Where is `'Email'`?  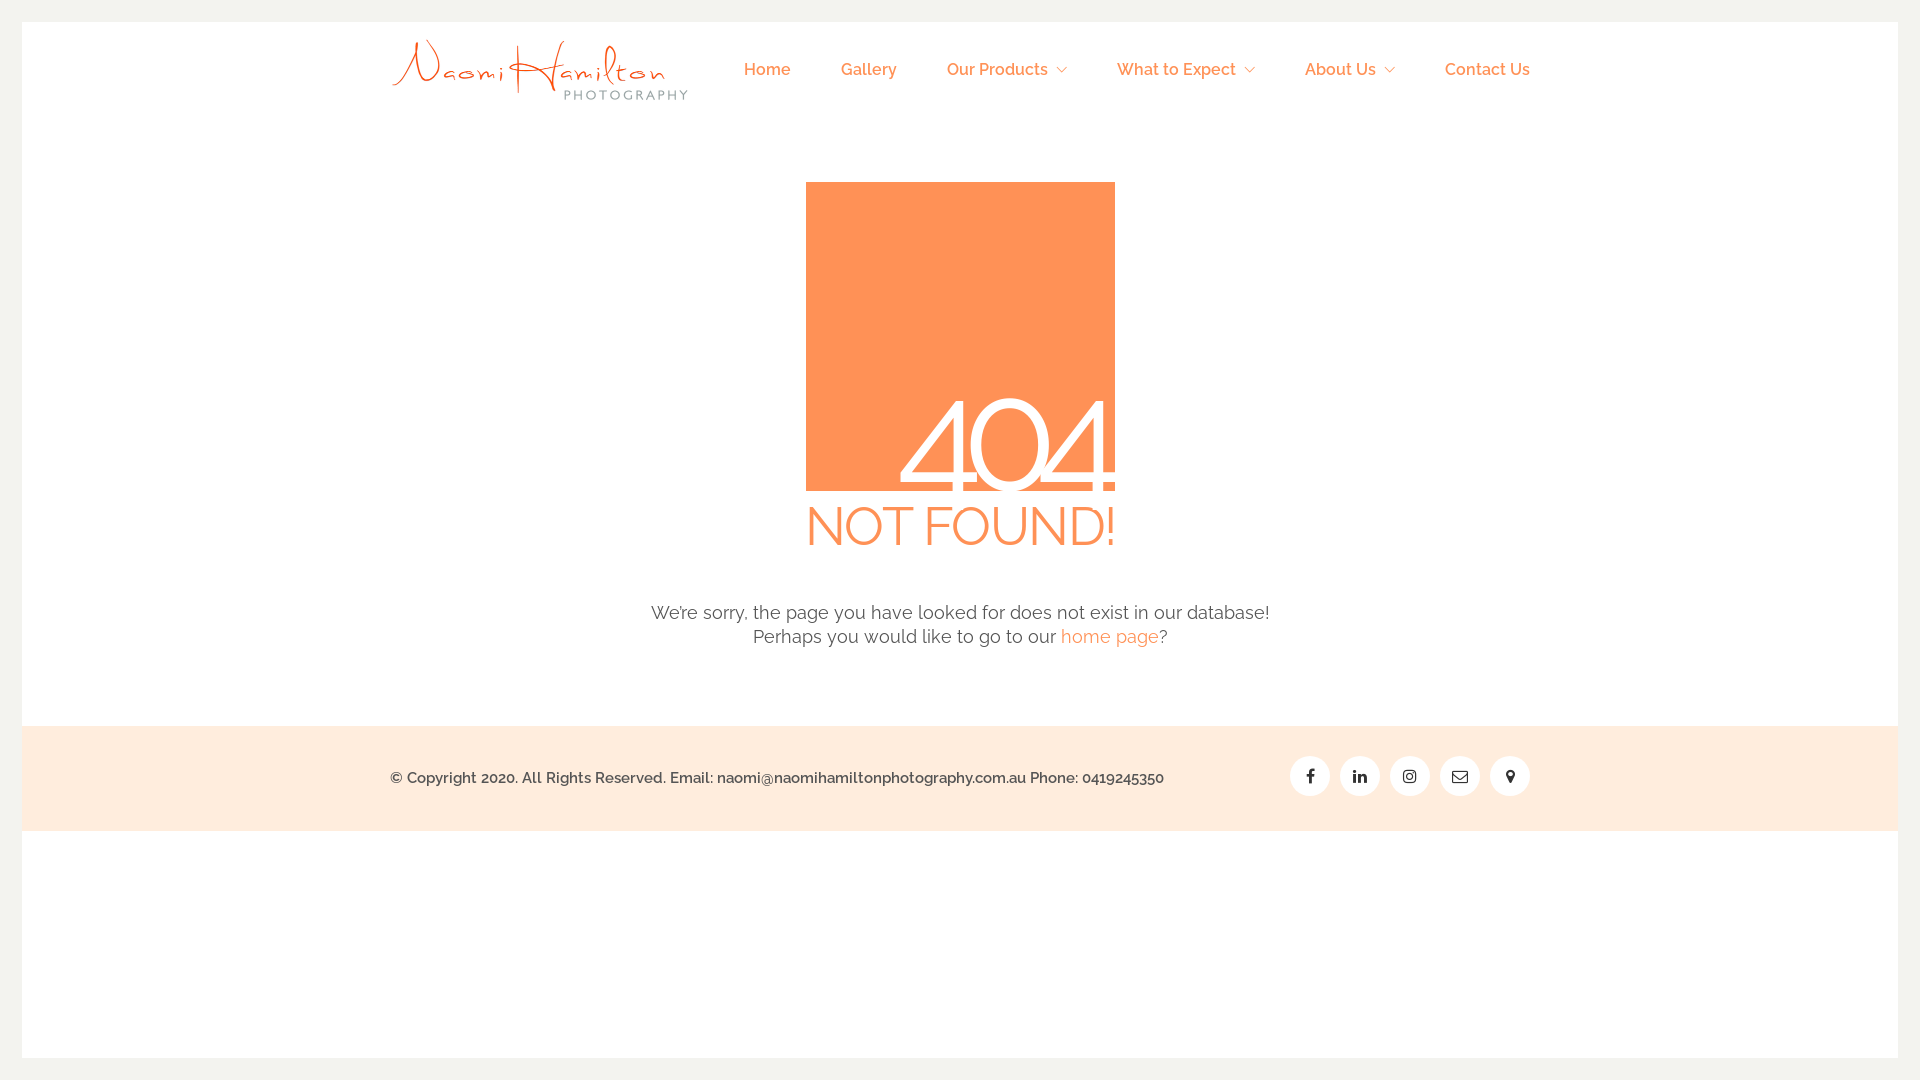 'Email' is located at coordinates (1459, 774).